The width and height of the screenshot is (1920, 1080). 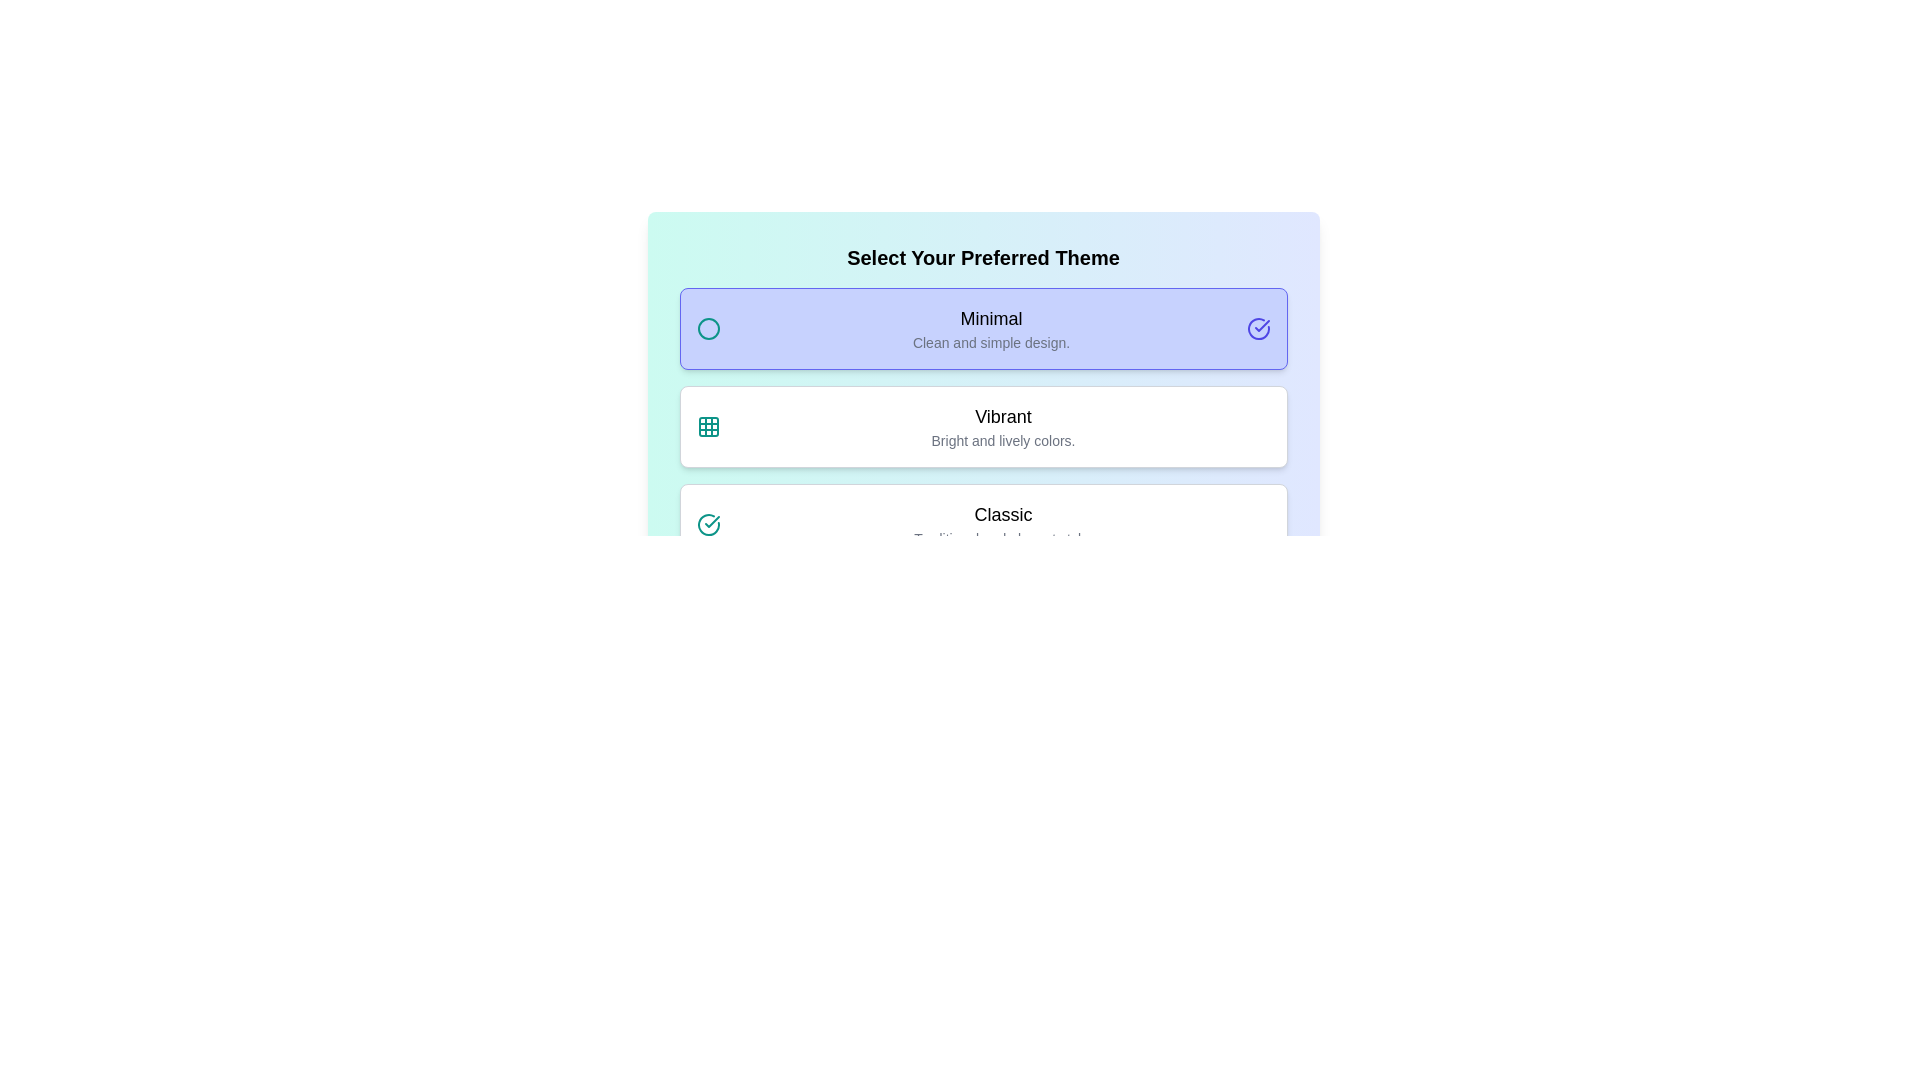 What do you see at coordinates (991, 342) in the screenshot?
I see `the static text element reading 'Clean and simple design.' which is styled in smaller fonts and lighter gray, located beneath the heading 'Minimal' within a card-like selection component` at bounding box center [991, 342].